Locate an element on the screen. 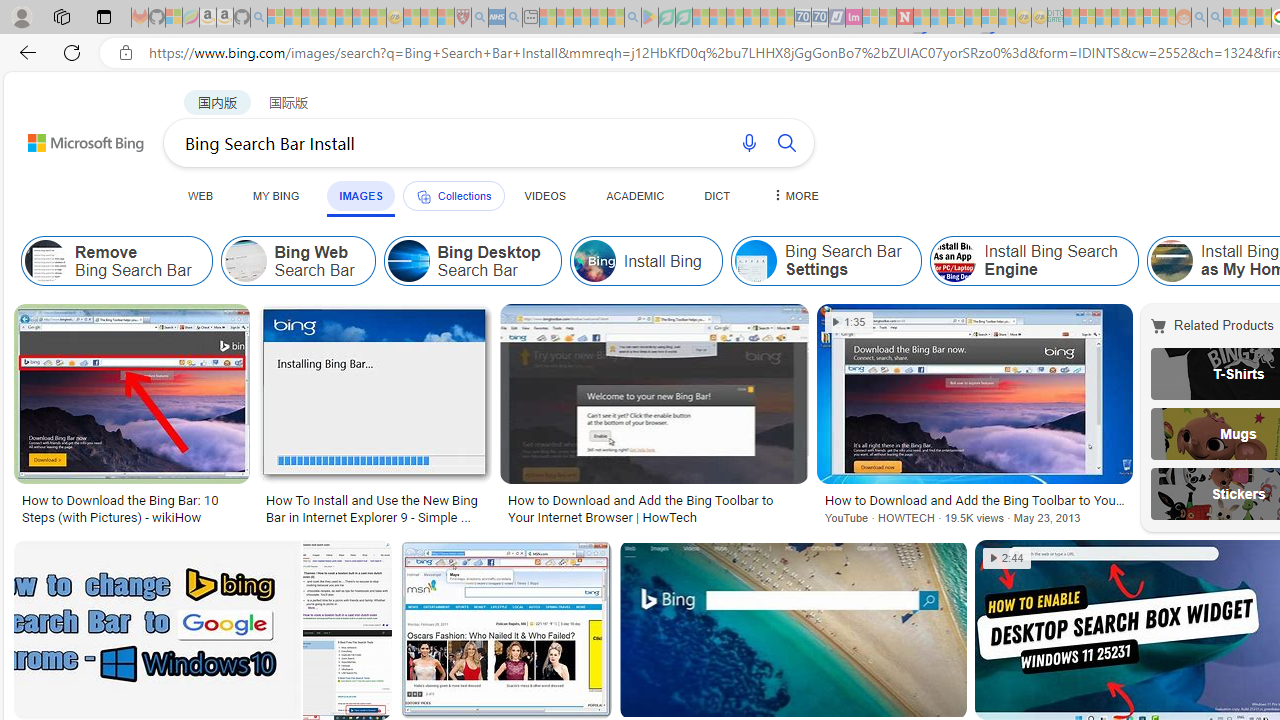  'DICT' is located at coordinates (717, 195).